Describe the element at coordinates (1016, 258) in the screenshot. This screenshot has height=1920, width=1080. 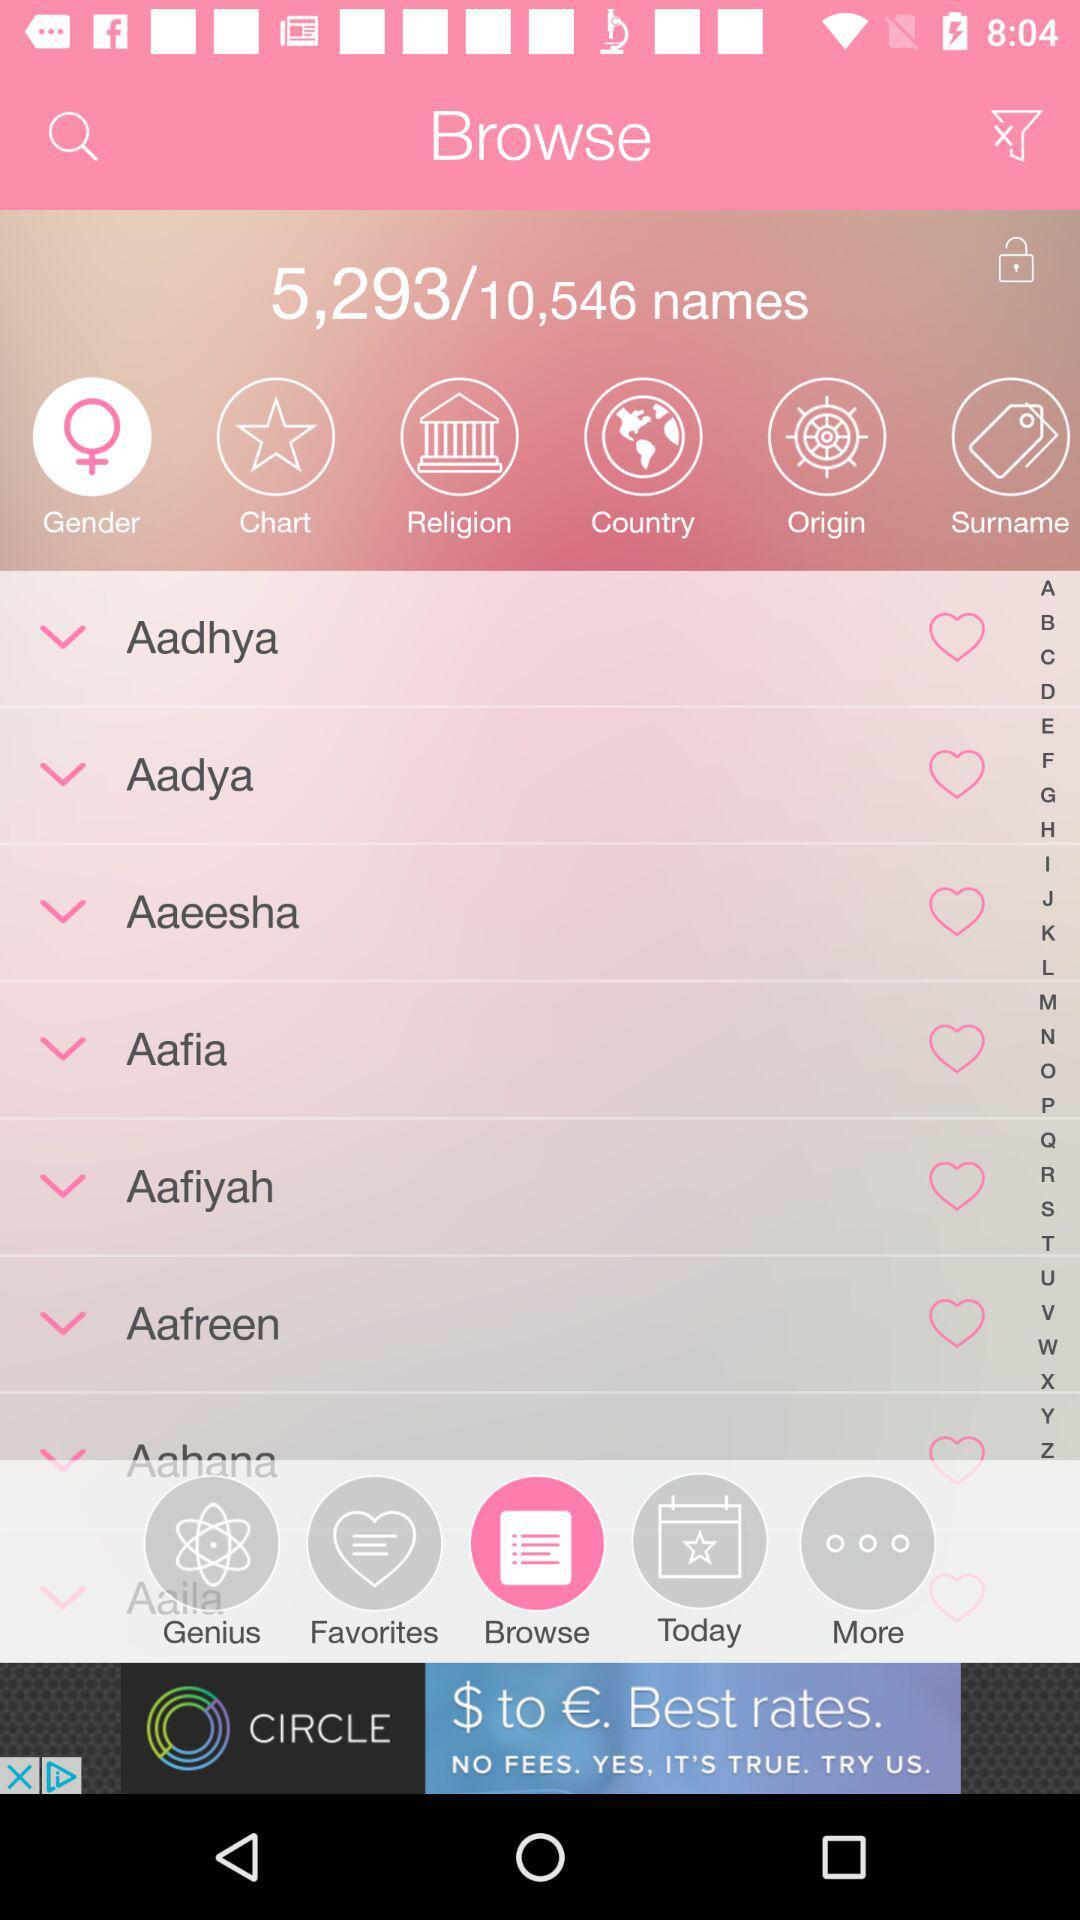
I see `the lock icon` at that location.